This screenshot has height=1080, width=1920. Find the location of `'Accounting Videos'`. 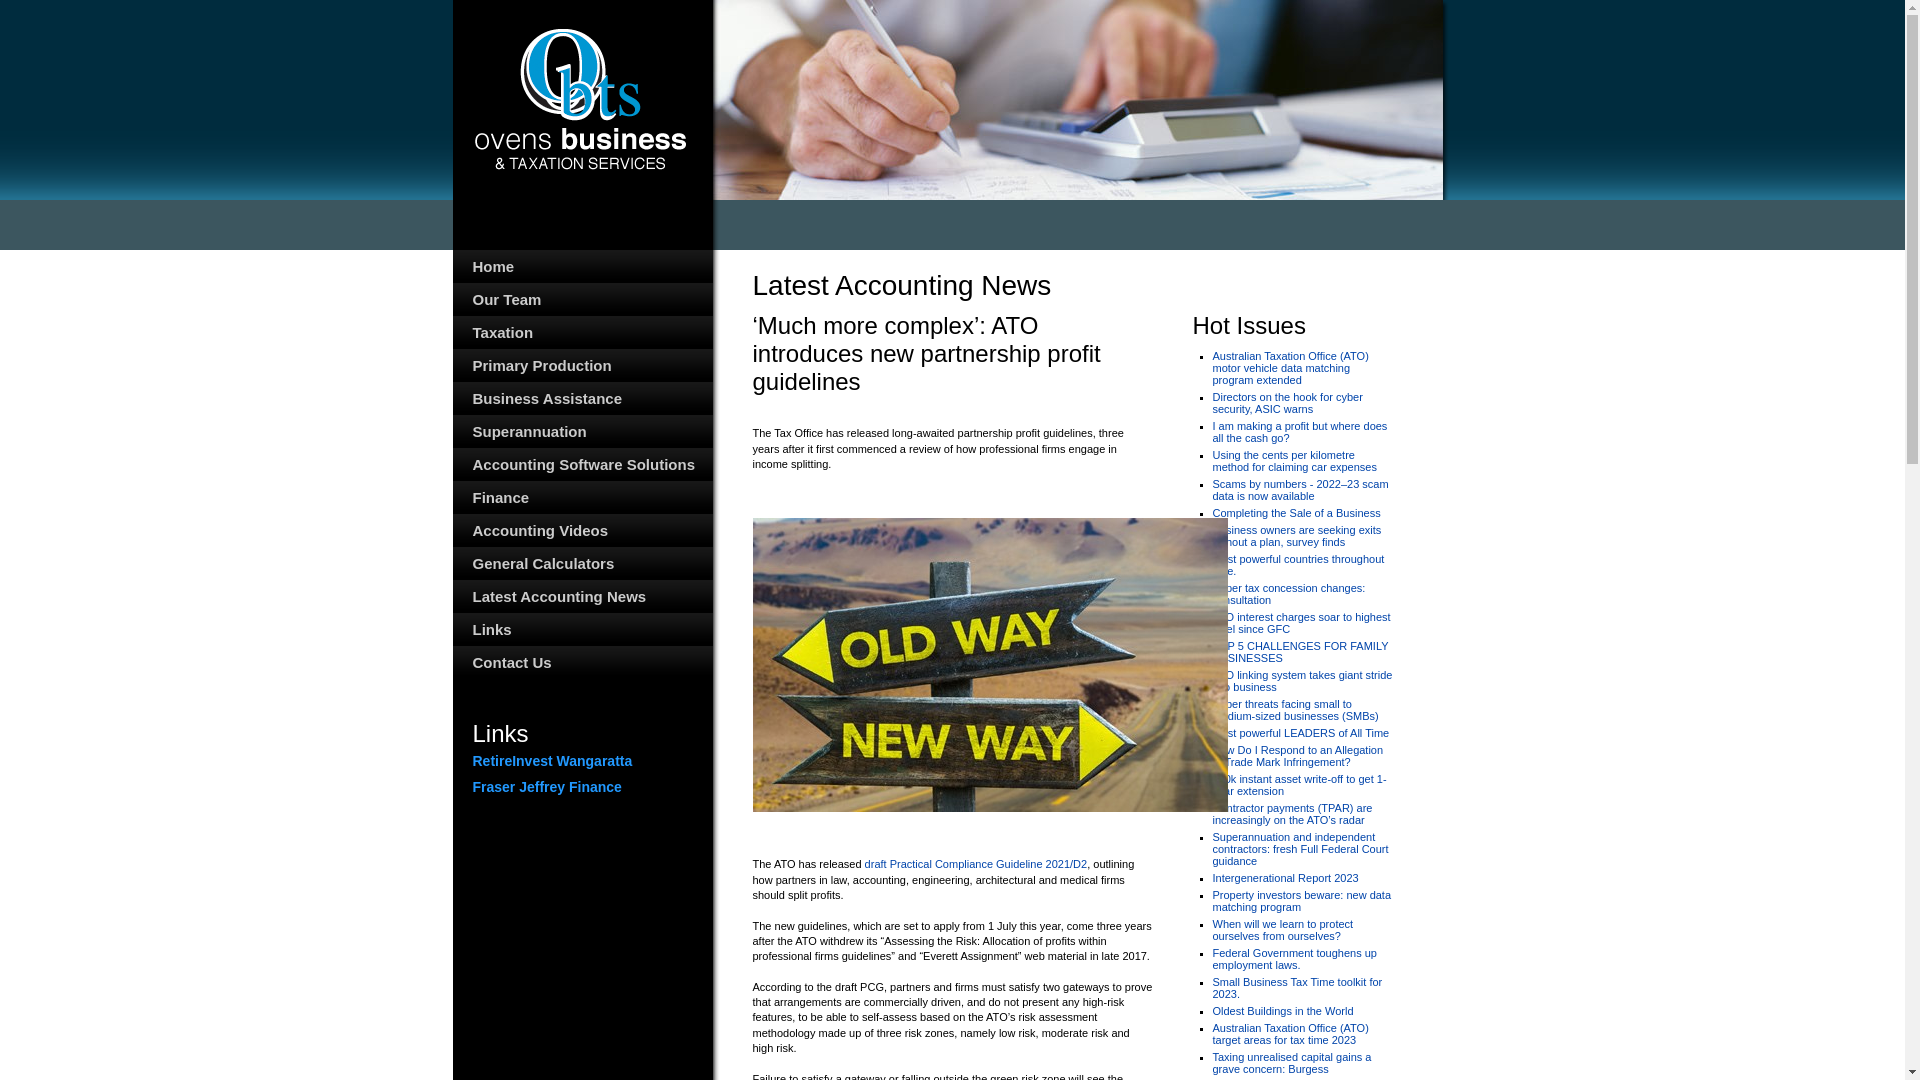

'Accounting Videos' is located at coordinates (580, 529).